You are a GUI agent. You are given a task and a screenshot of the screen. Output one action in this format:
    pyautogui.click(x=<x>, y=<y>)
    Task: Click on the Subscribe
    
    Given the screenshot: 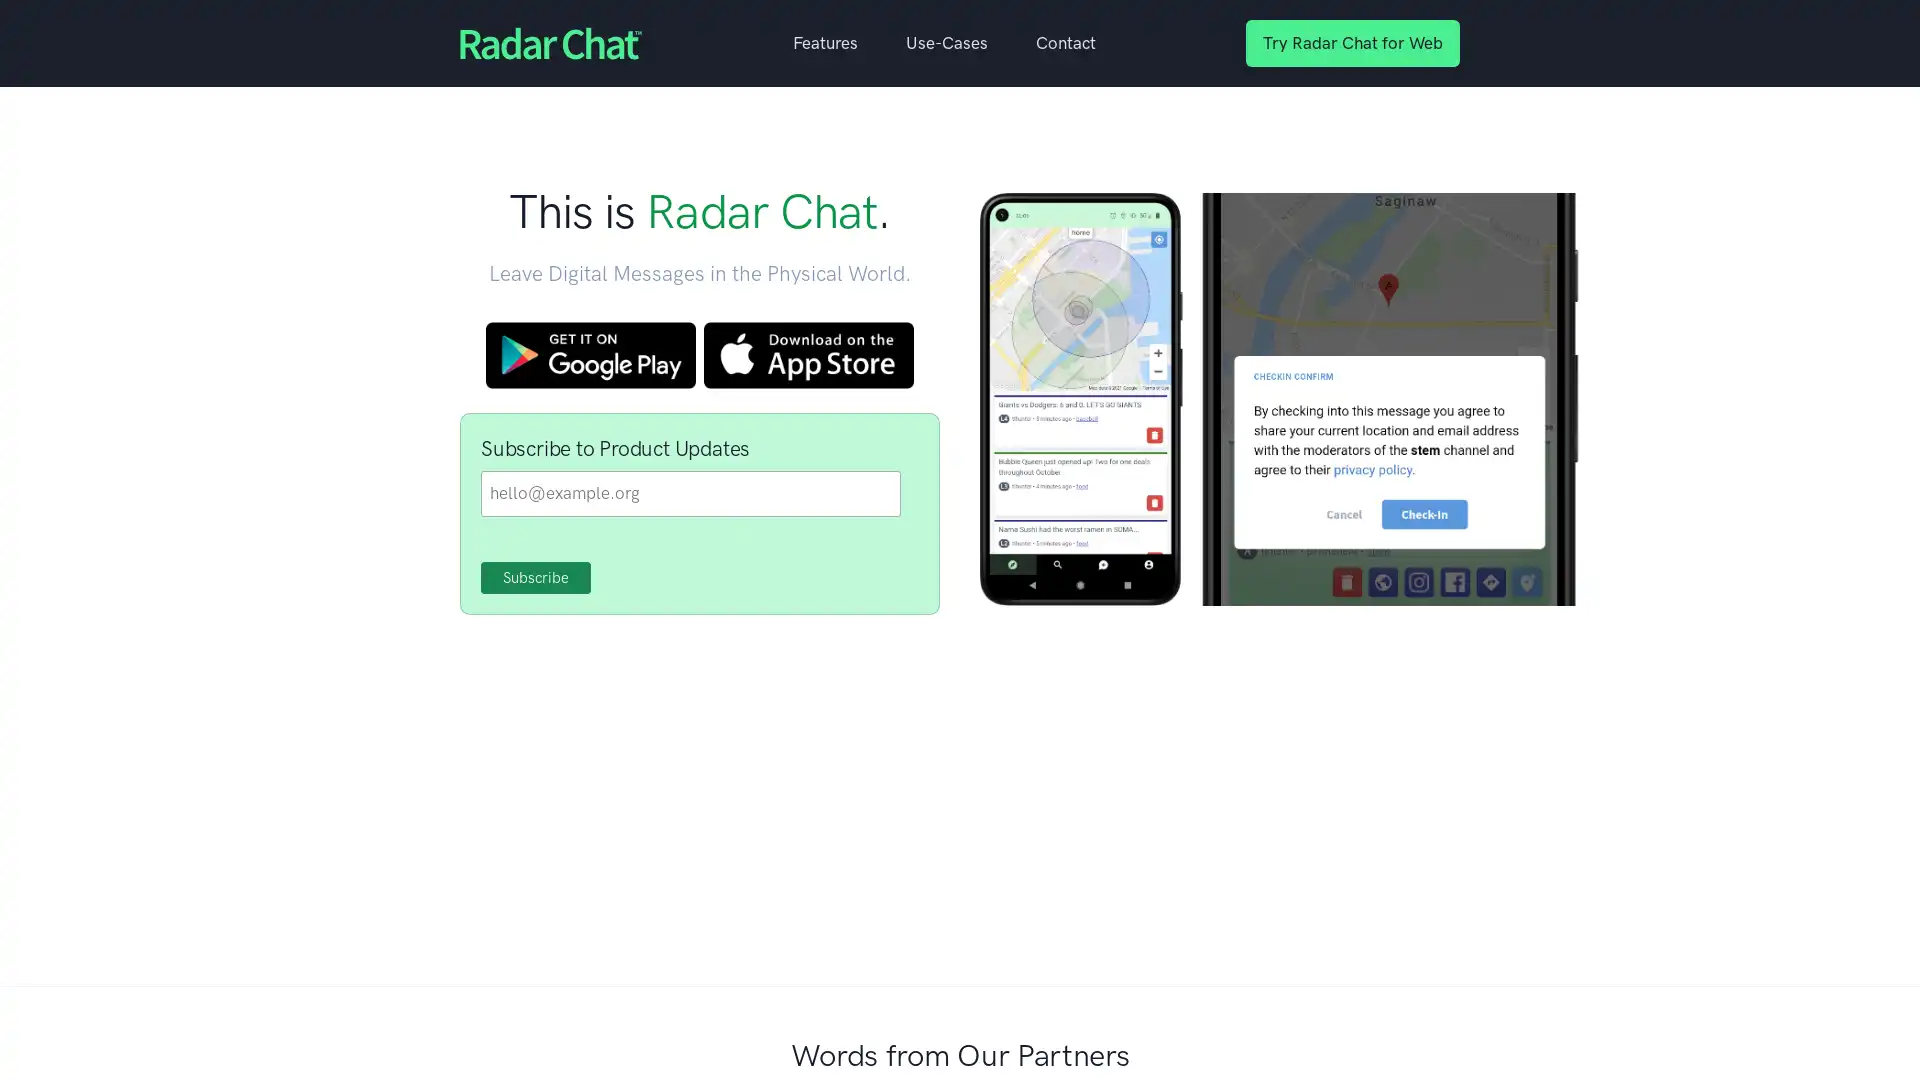 What is the action you would take?
    pyautogui.click(x=536, y=578)
    